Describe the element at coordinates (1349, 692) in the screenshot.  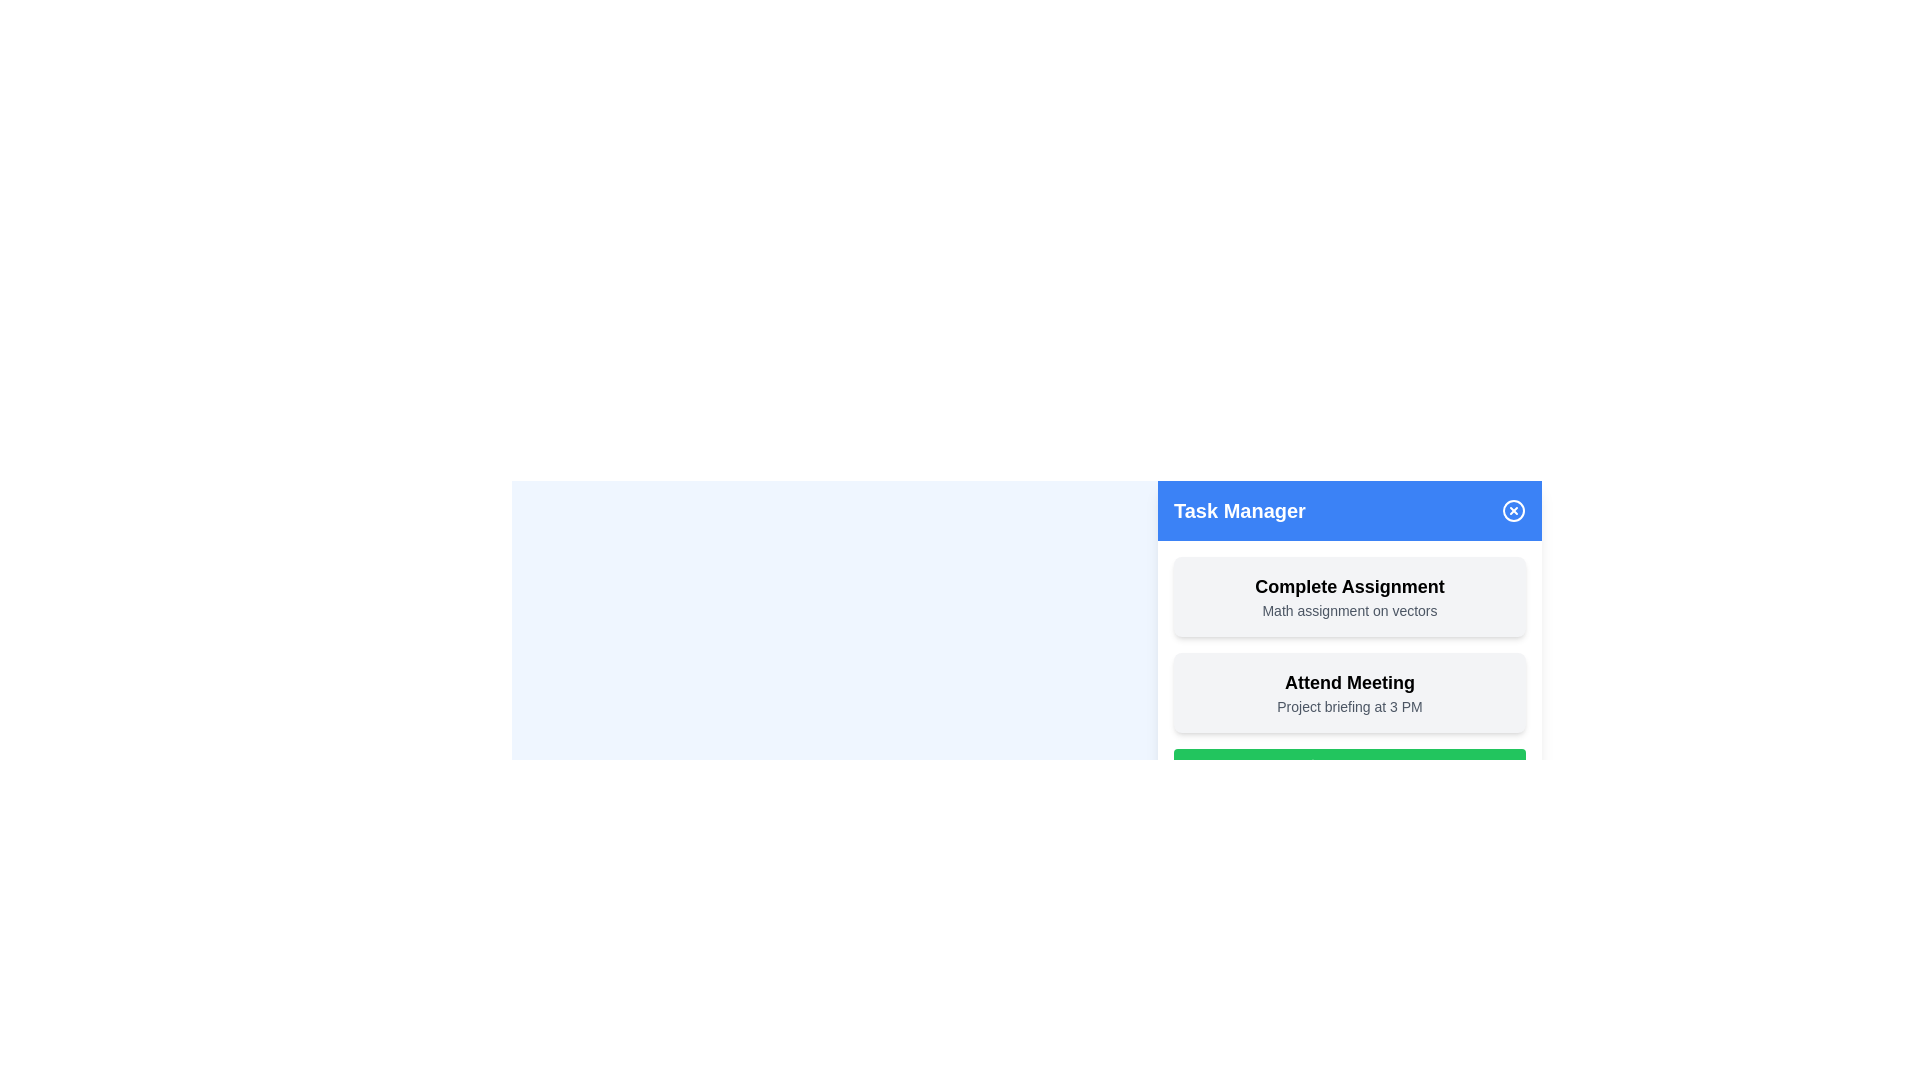
I see `the Task Card labeled 'Attend Meeting' which contains the details 'Project briefing at 3 PM.' This card is the second item in the vertical stack of task cards` at that location.